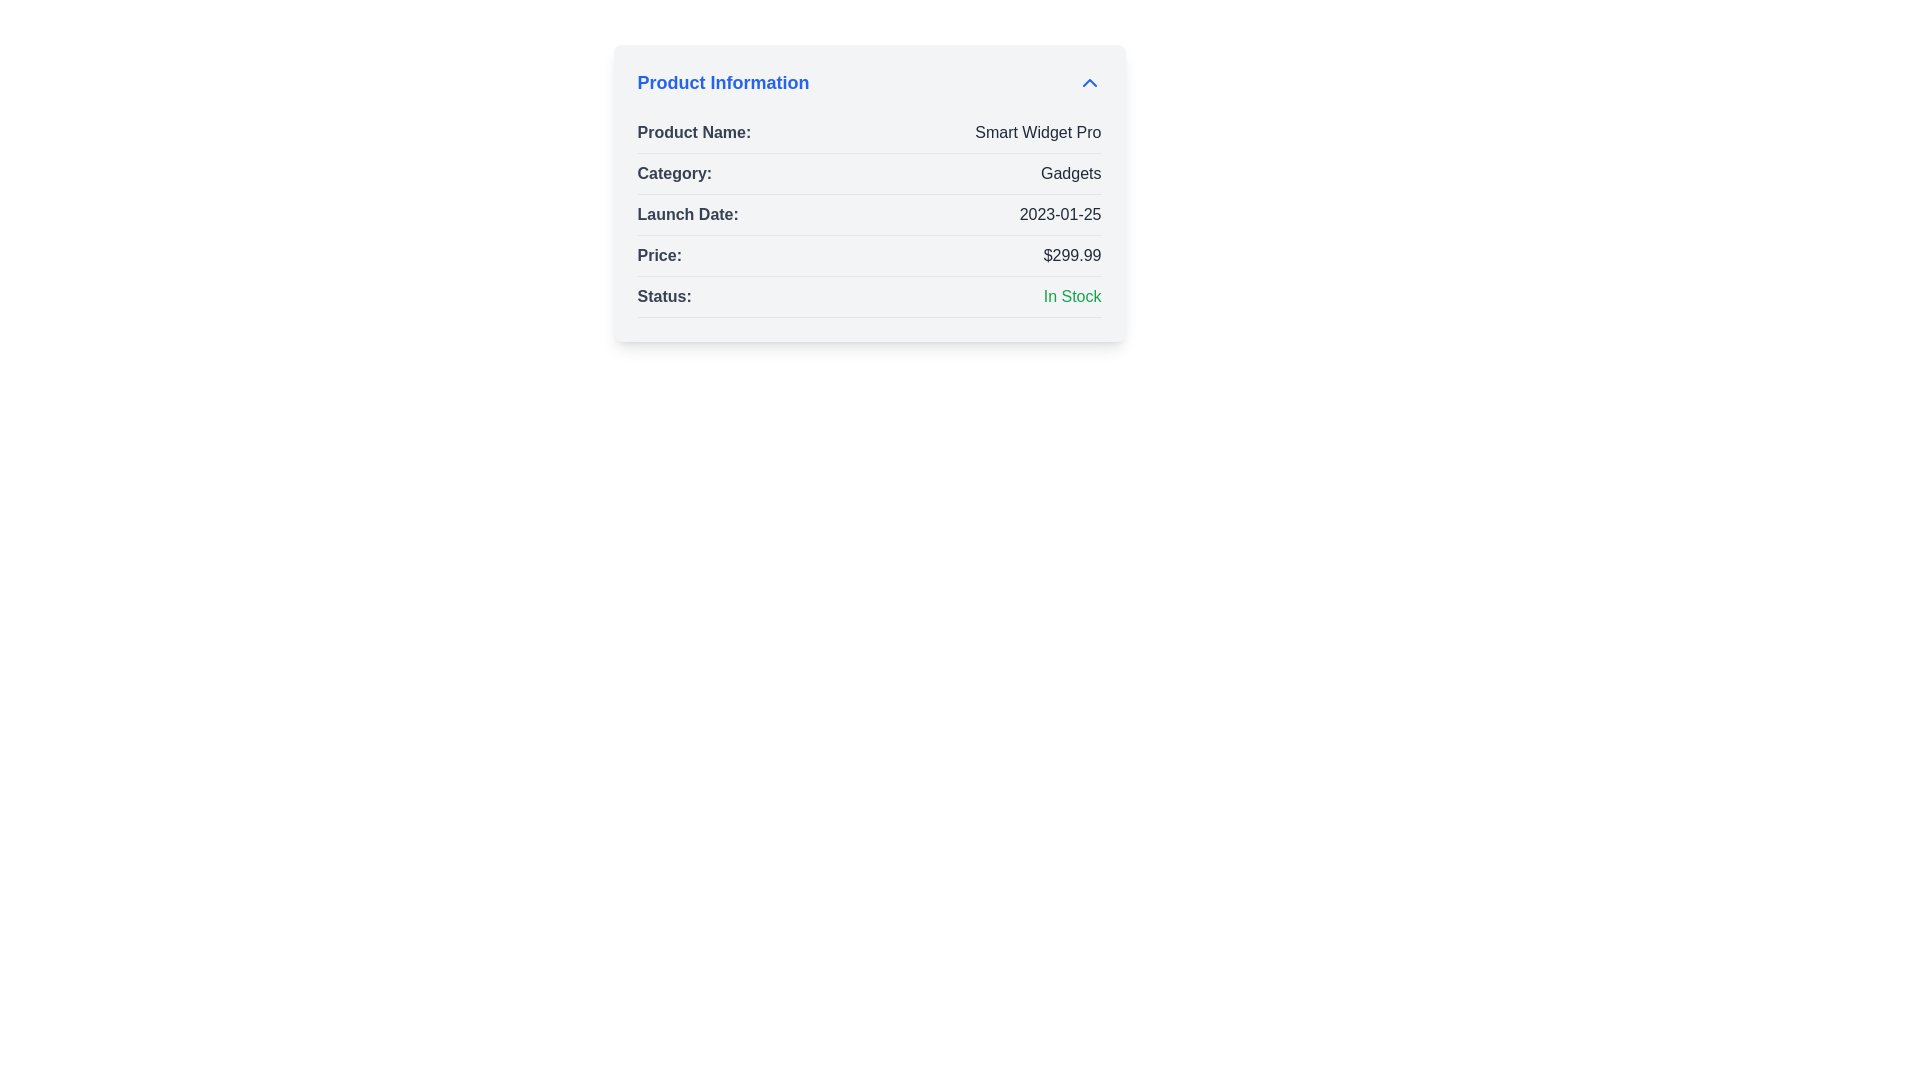 The image size is (1920, 1080). I want to click on the upward-pointing chevron-shaped arrow icon with a blue outline and white fill, located in the header of the 'Product Information' section, so click(1088, 82).